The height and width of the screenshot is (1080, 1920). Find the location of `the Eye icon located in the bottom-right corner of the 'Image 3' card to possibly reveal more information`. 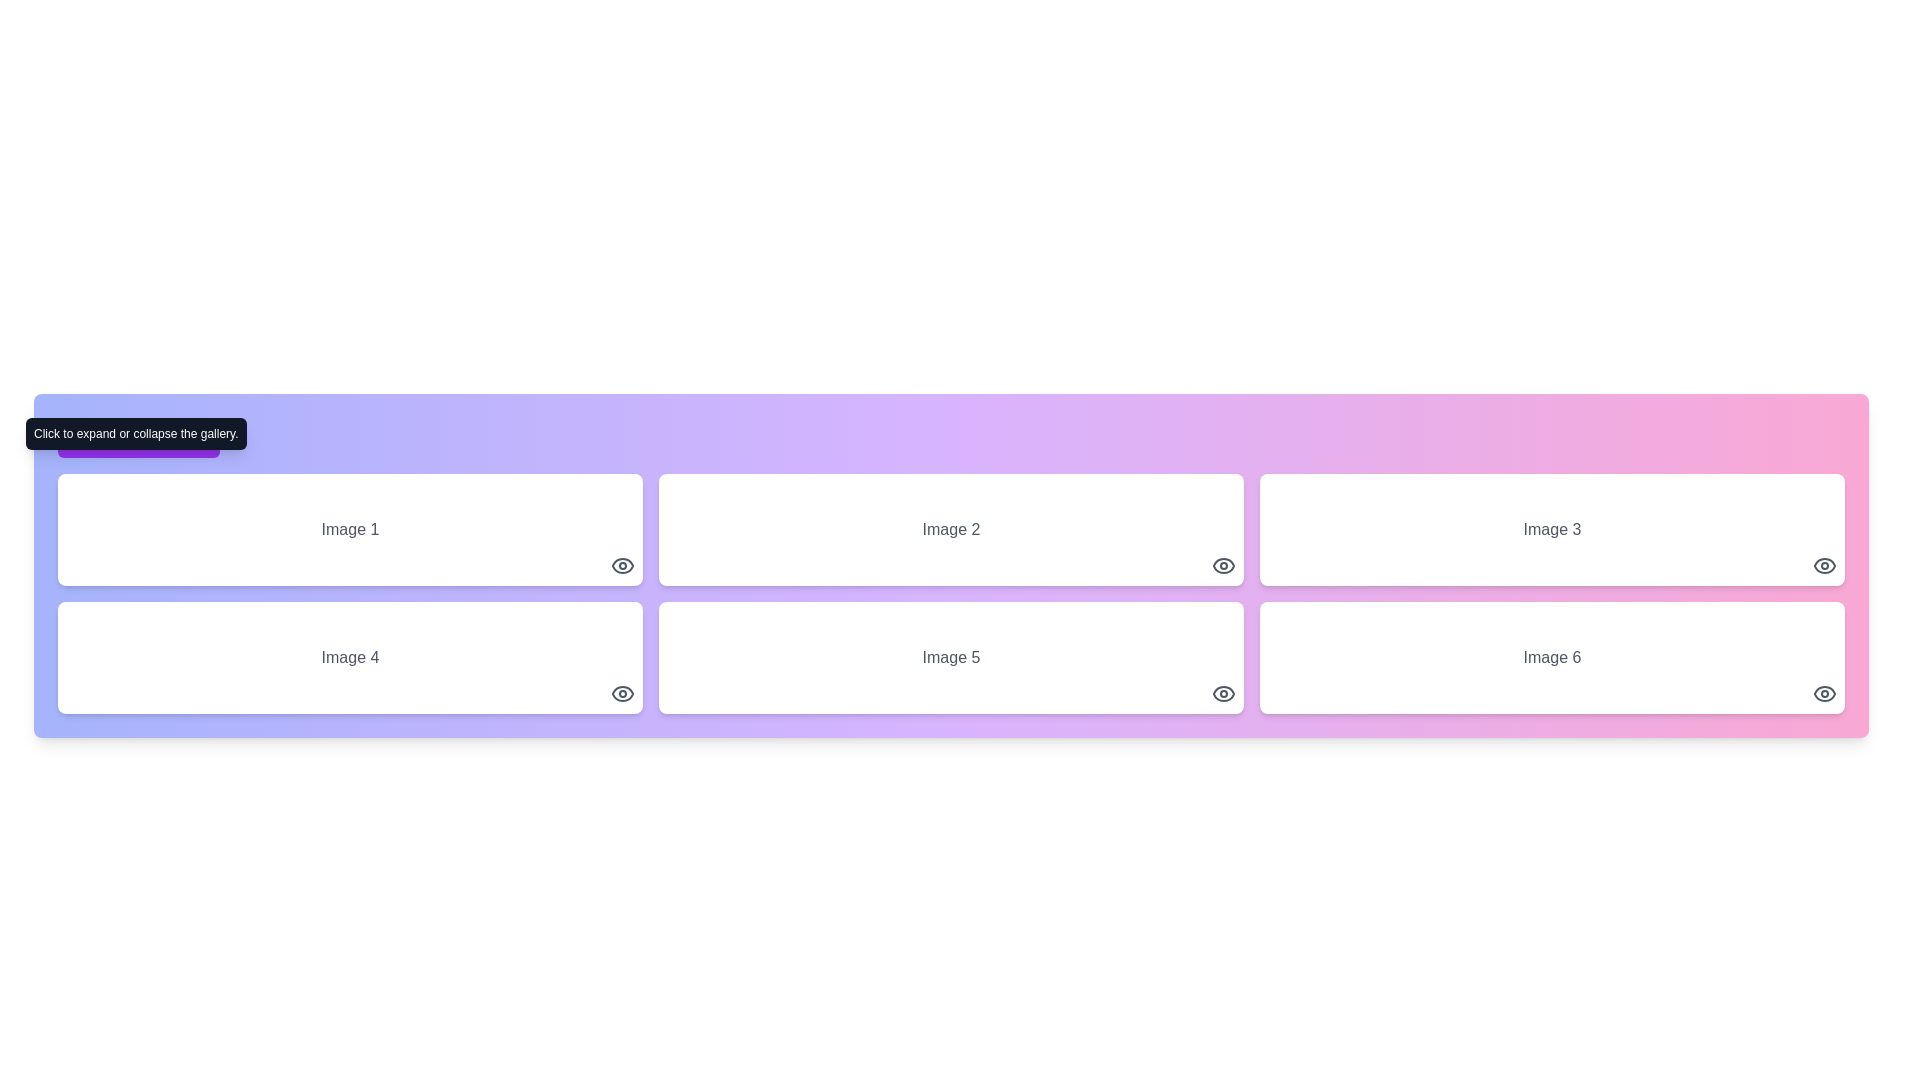

the Eye icon located in the bottom-right corner of the 'Image 3' card to possibly reveal more information is located at coordinates (1824, 566).